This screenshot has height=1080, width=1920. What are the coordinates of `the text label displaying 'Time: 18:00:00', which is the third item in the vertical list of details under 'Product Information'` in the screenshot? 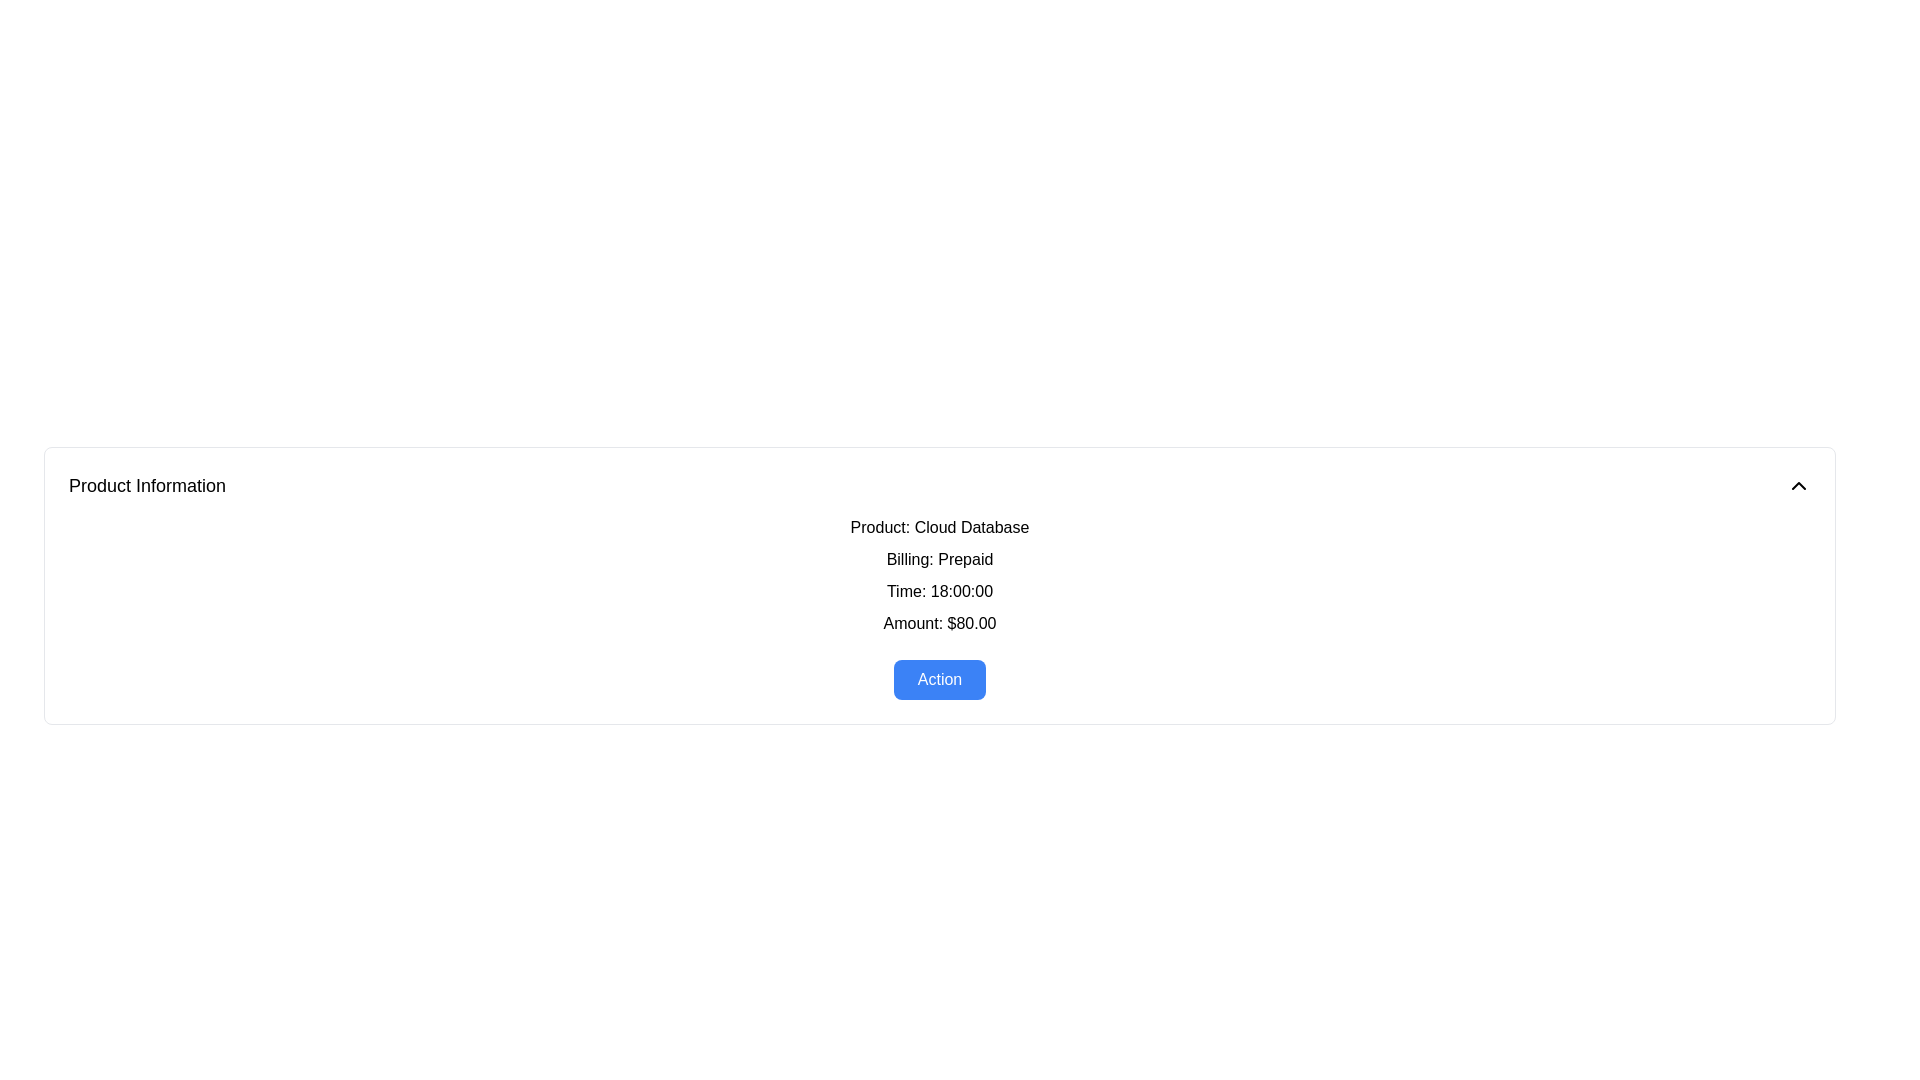 It's located at (939, 590).